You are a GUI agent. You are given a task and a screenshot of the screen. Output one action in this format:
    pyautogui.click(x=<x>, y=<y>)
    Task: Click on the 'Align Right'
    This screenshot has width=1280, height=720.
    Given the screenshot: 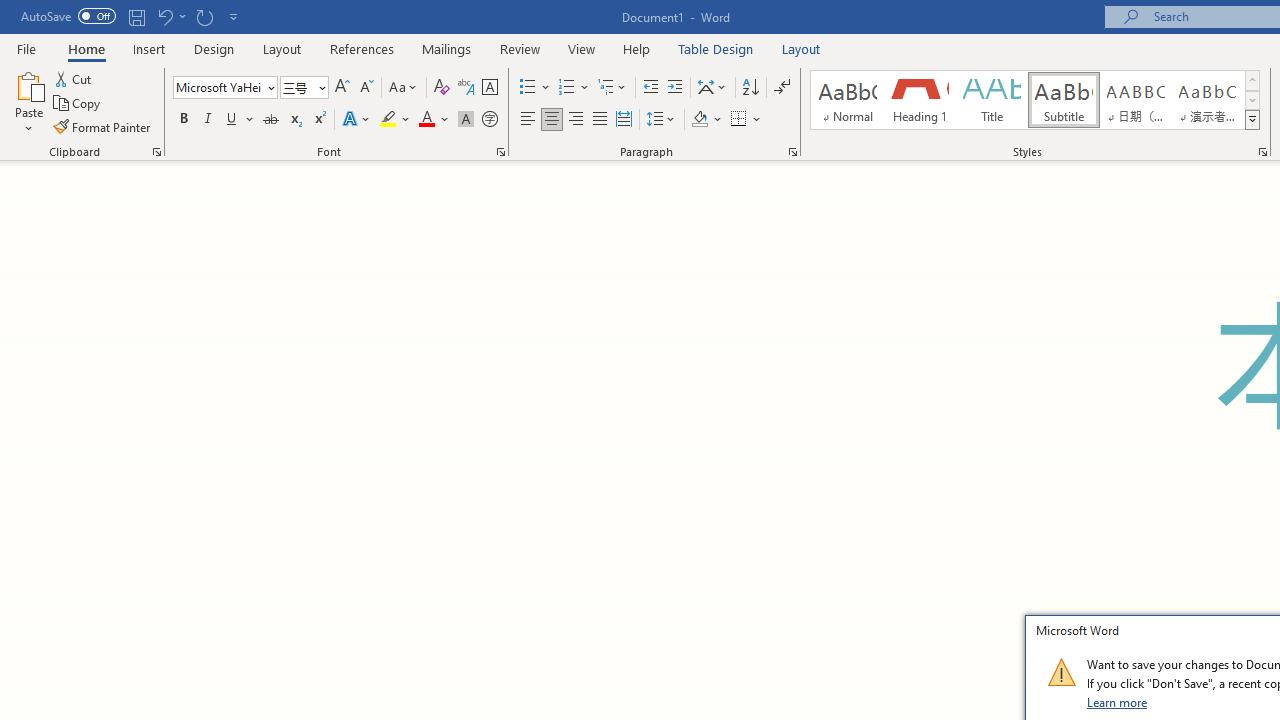 What is the action you would take?
    pyautogui.click(x=575, y=119)
    